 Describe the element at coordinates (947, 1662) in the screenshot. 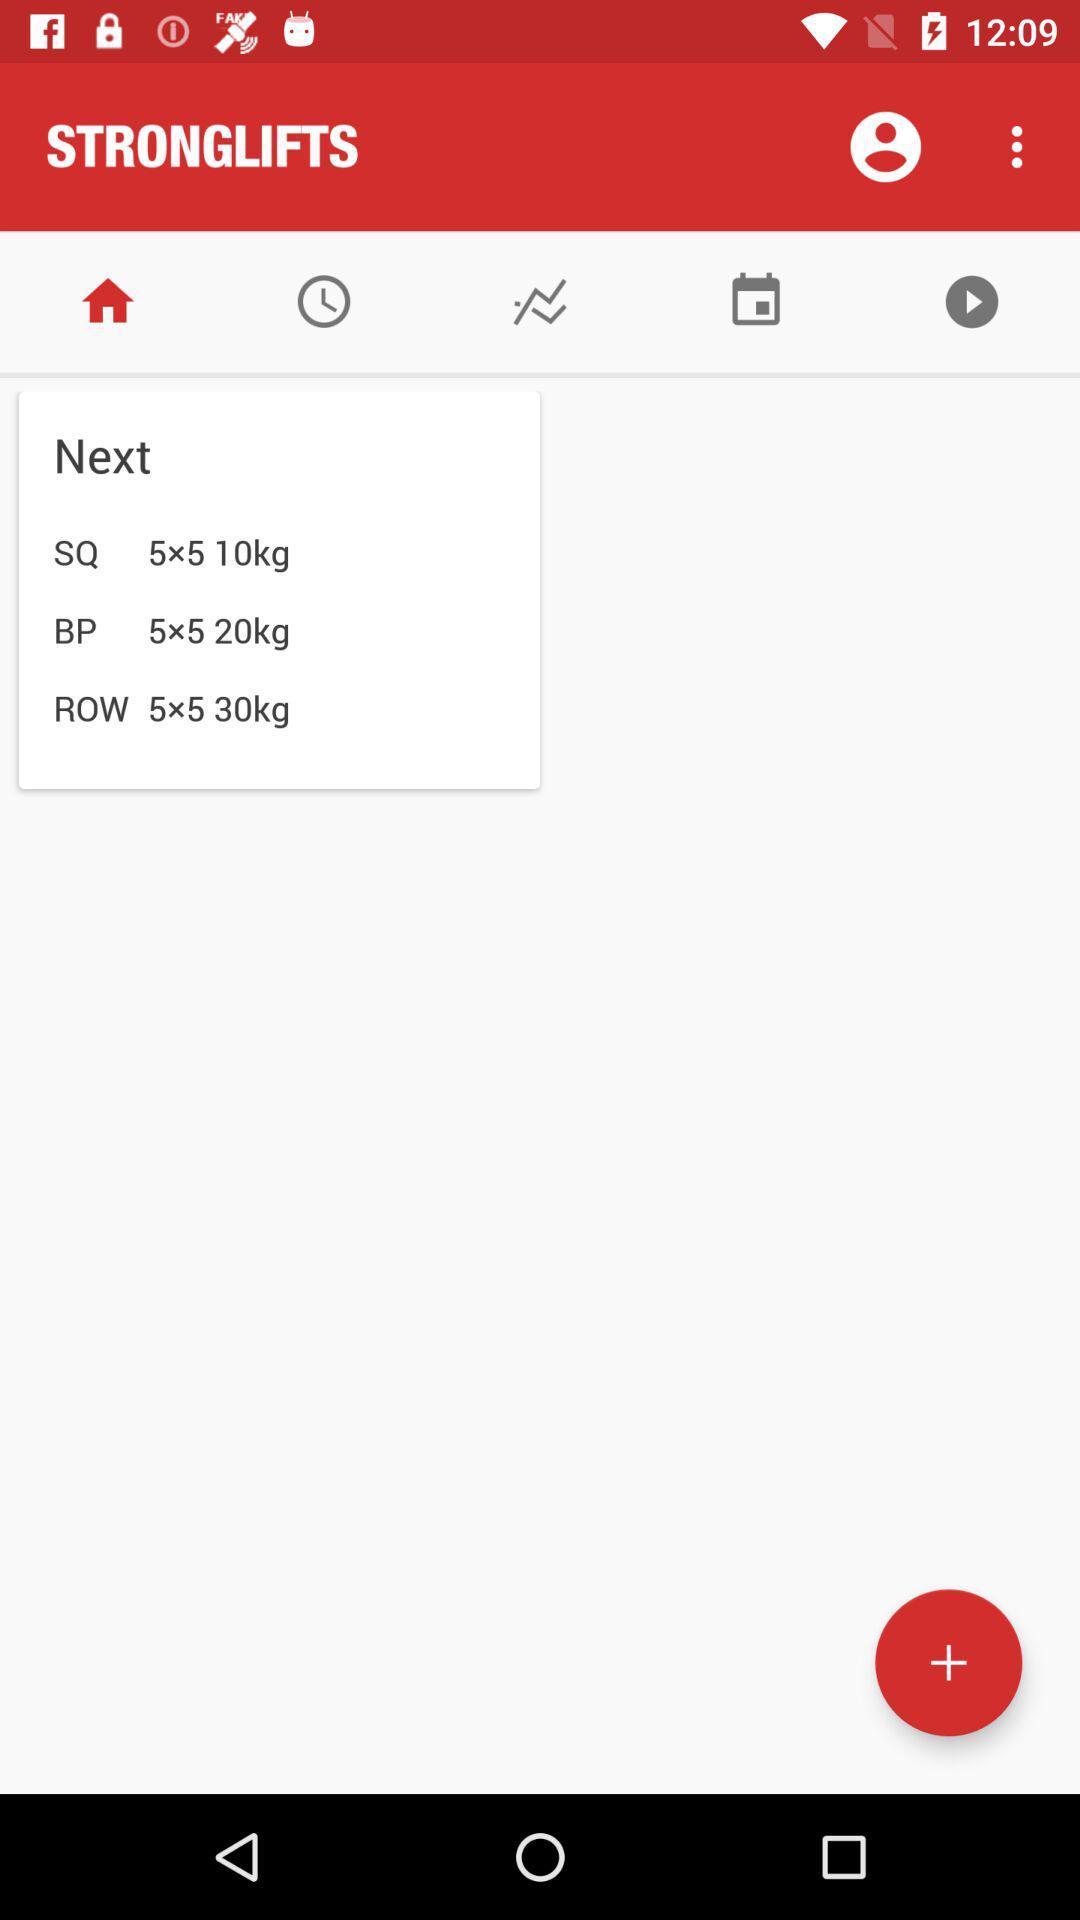

I see `the add icon` at that location.